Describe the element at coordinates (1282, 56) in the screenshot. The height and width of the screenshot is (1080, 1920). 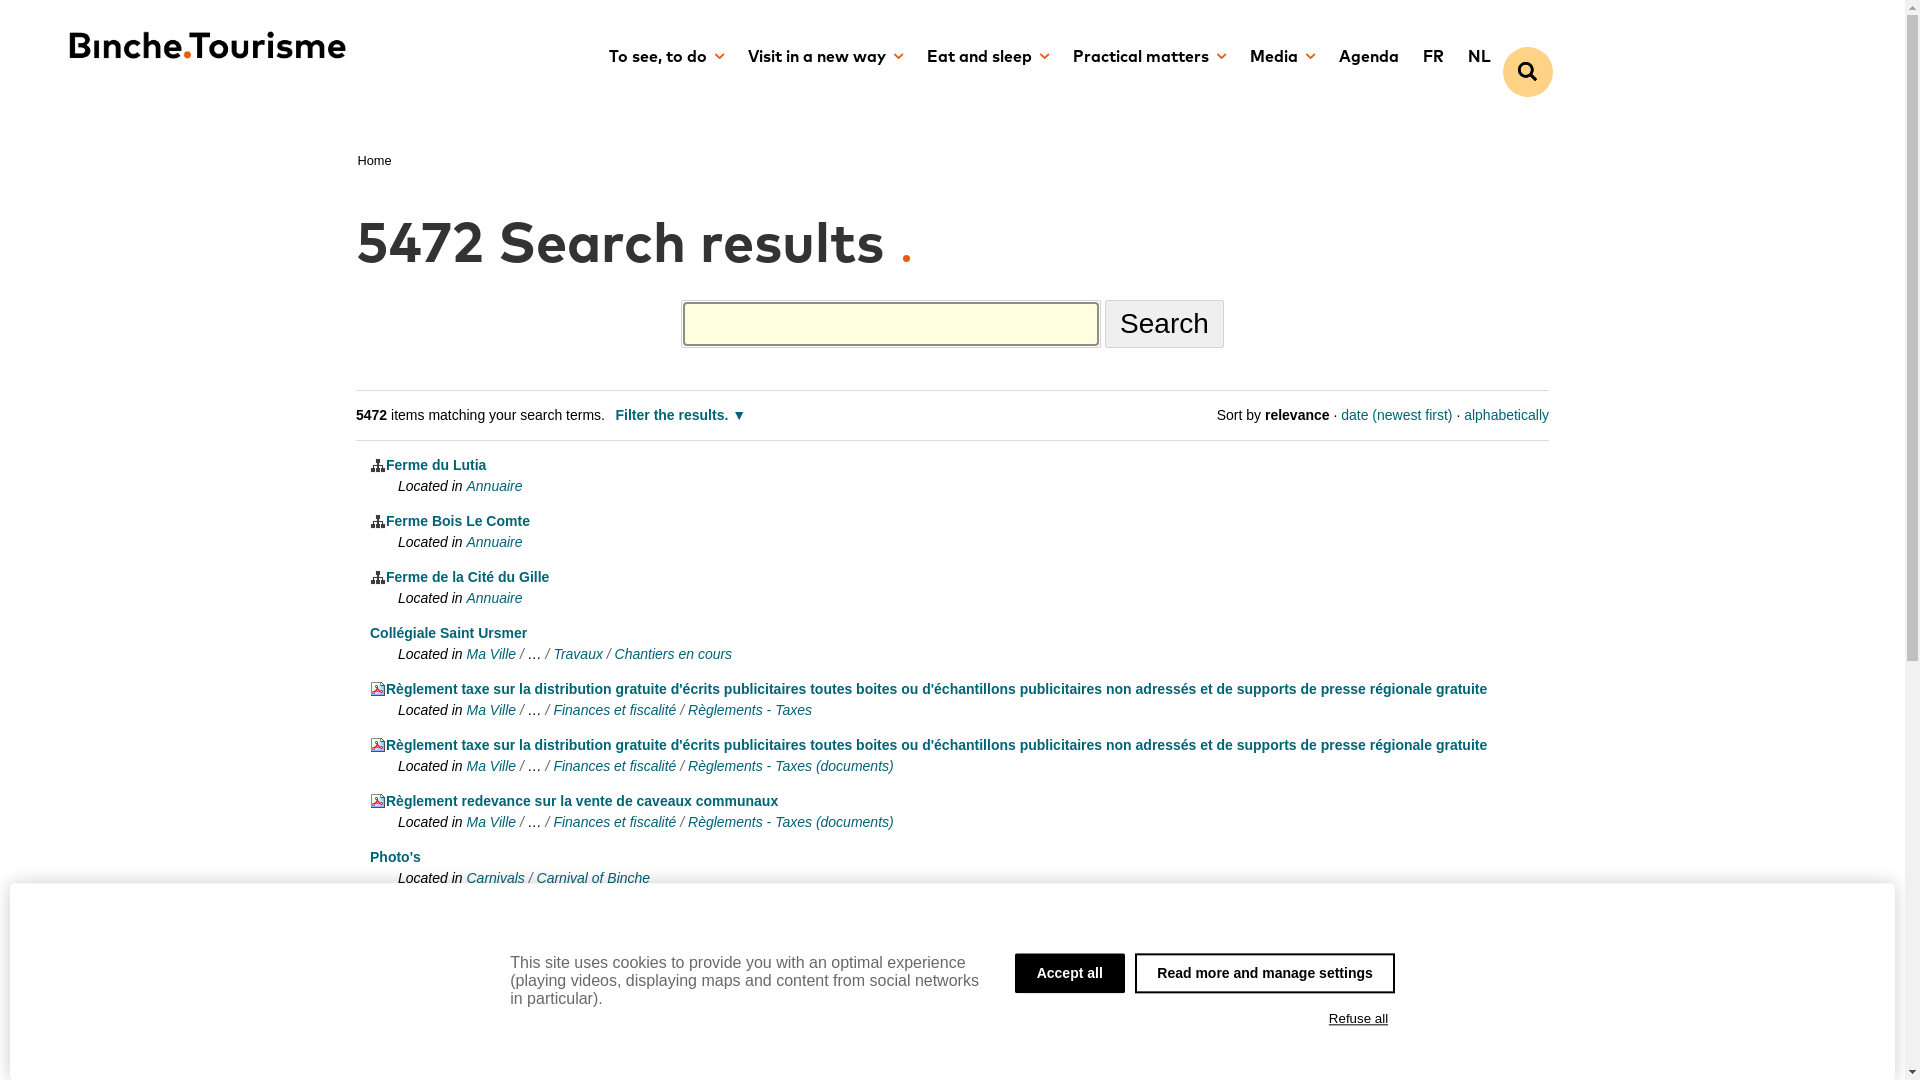
I see `'Media'` at that location.